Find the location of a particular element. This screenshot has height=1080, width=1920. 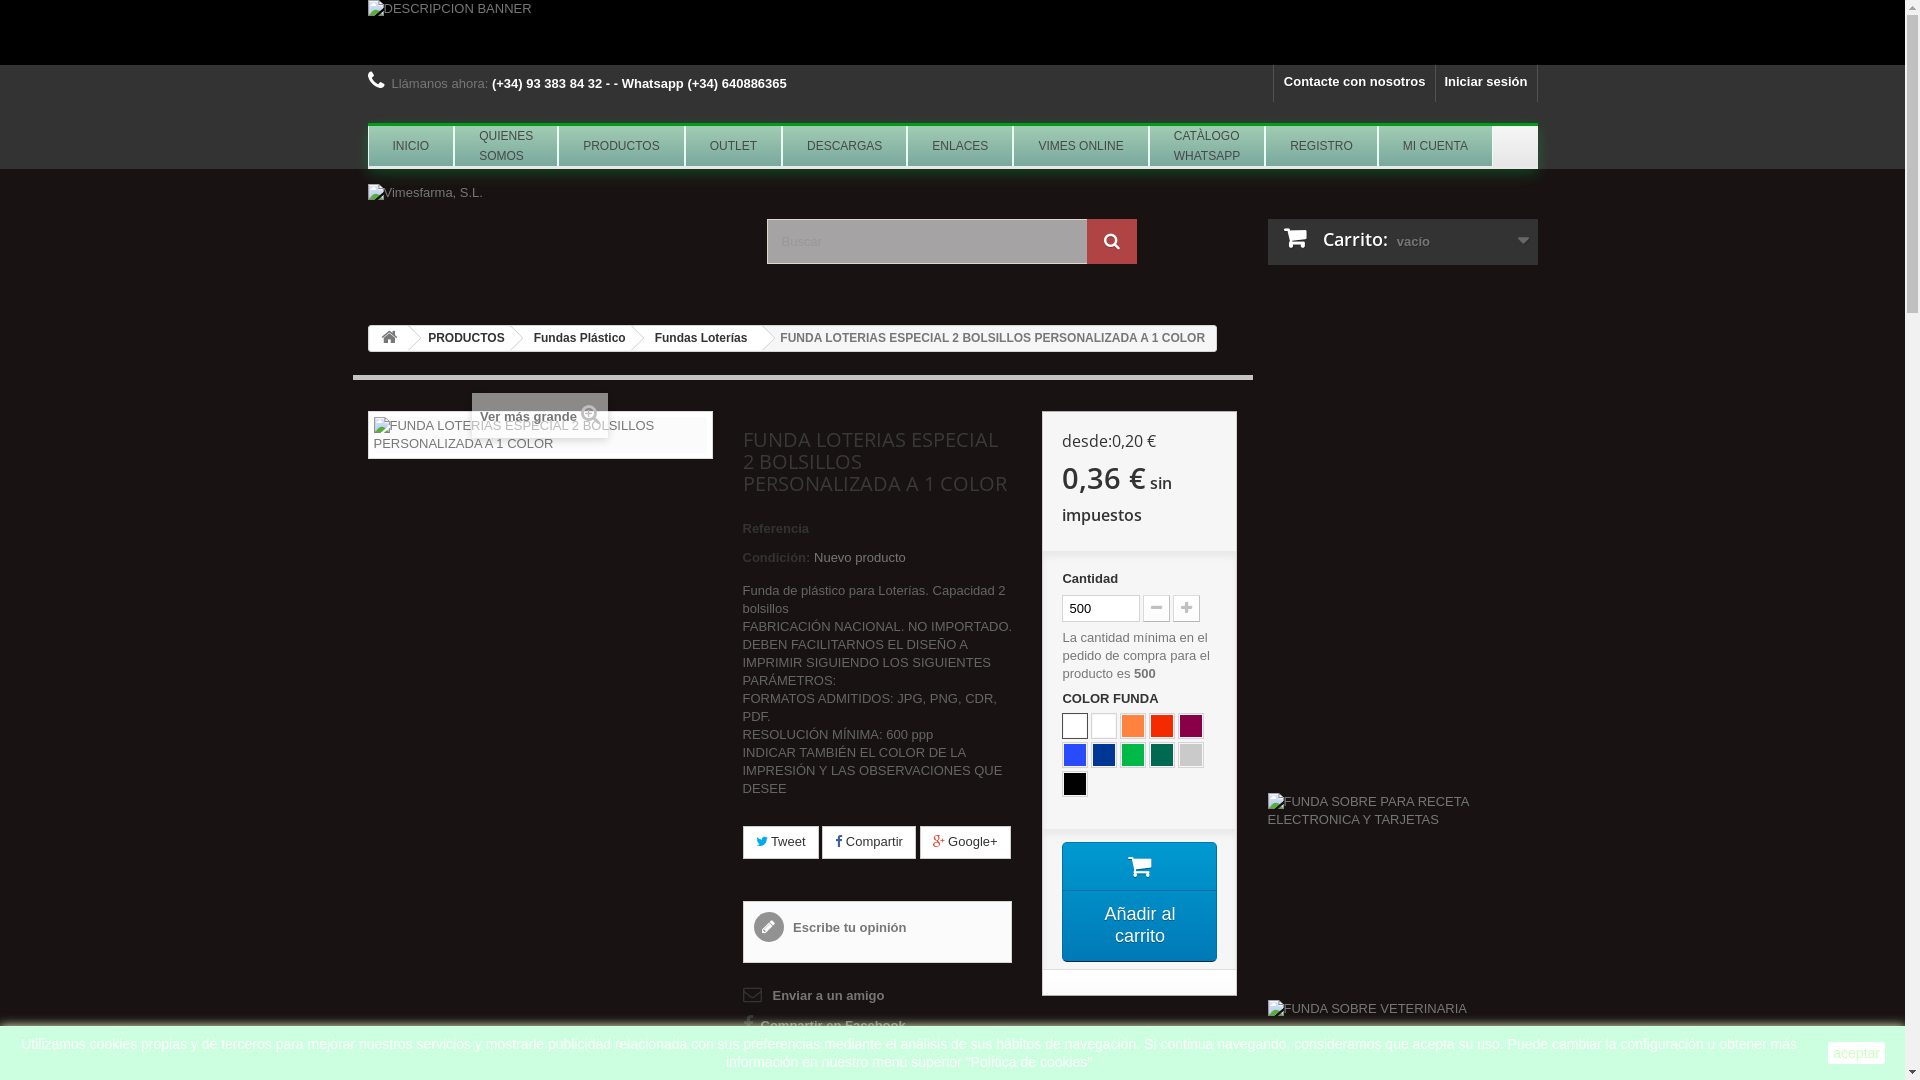

'Volver a Inicio' is located at coordinates (369, 337).